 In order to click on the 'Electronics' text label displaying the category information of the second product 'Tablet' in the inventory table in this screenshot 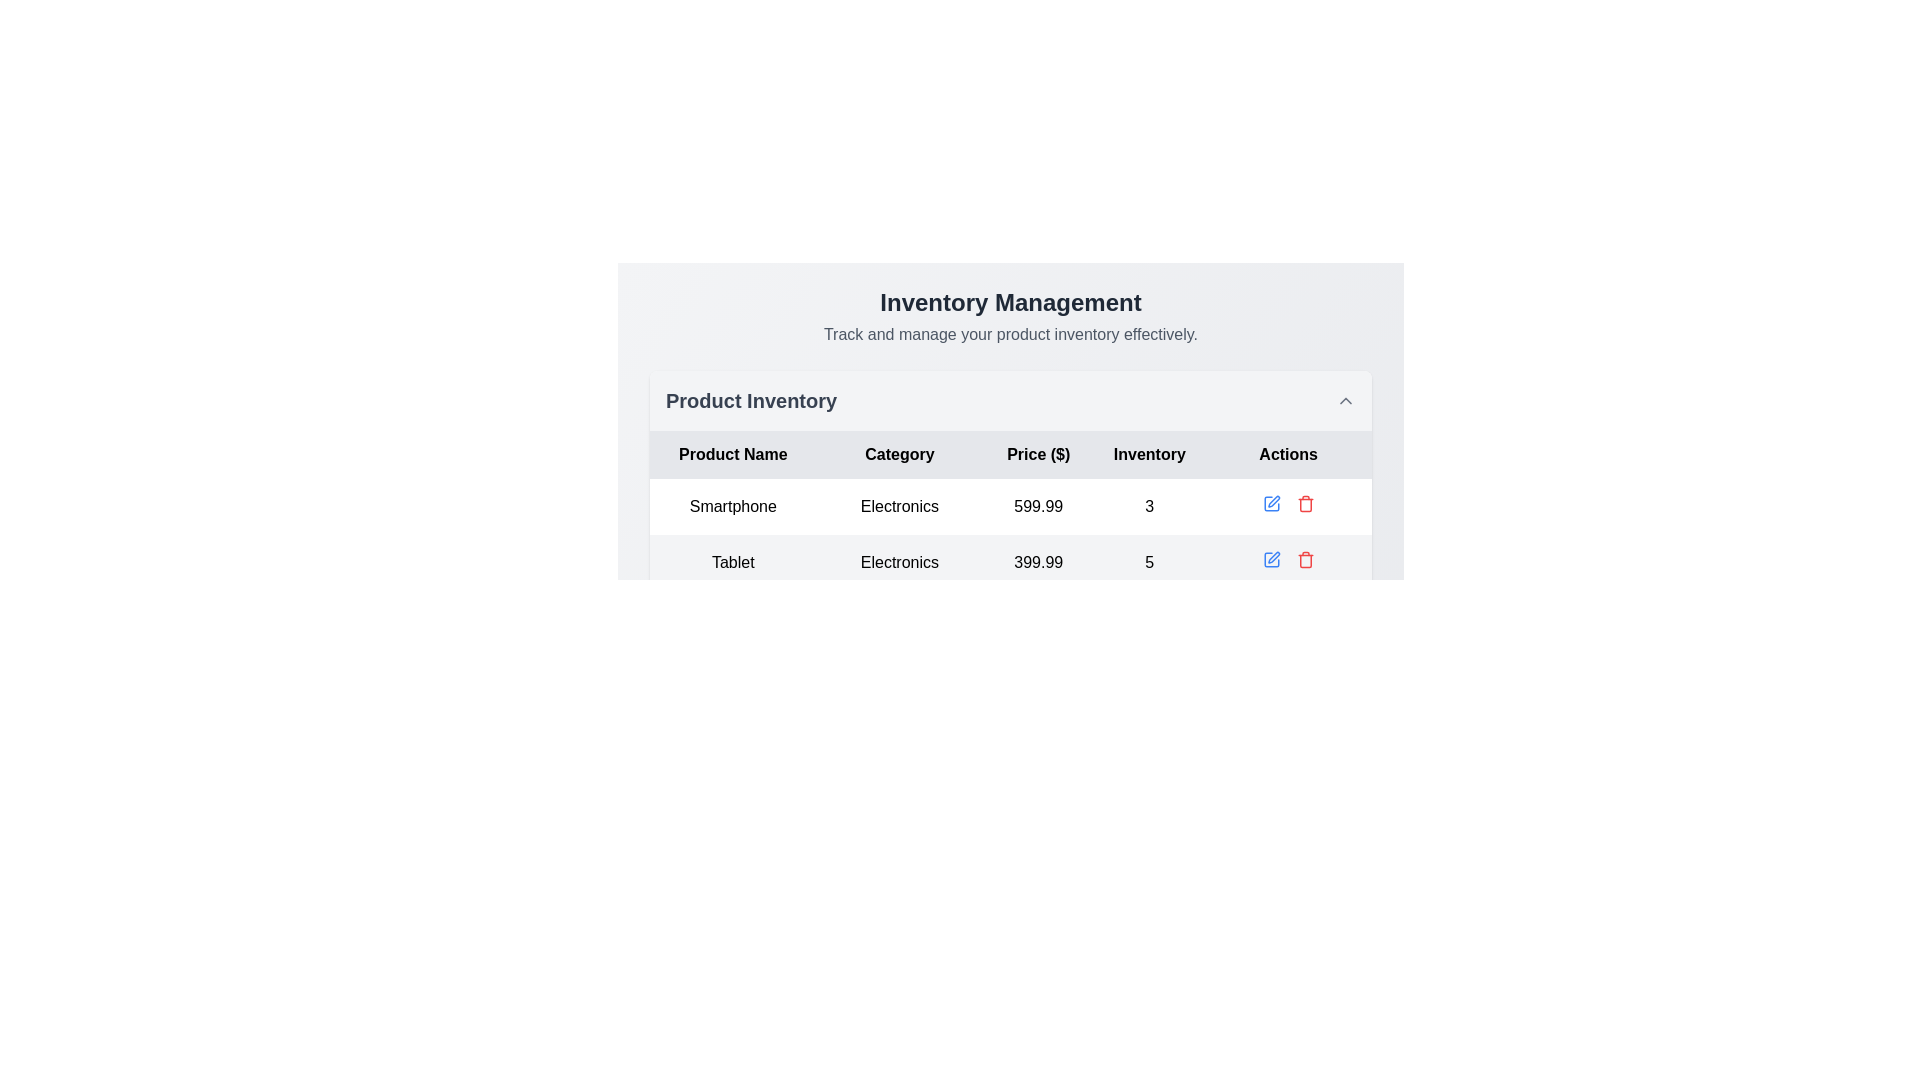, I will do `click(898, 563)`.